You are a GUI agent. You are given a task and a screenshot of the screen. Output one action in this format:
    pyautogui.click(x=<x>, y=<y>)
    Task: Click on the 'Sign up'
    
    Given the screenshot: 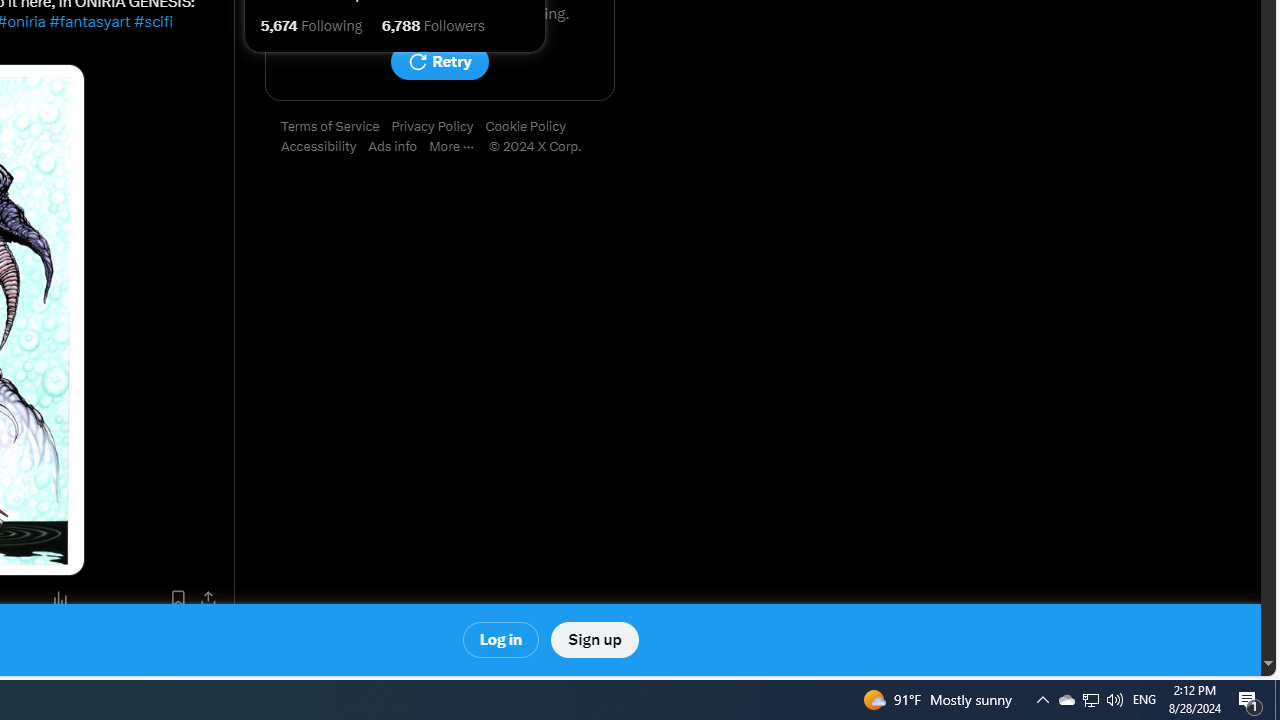 What is the action you would take?
    pyautogui.click(x=593, y=640)
    